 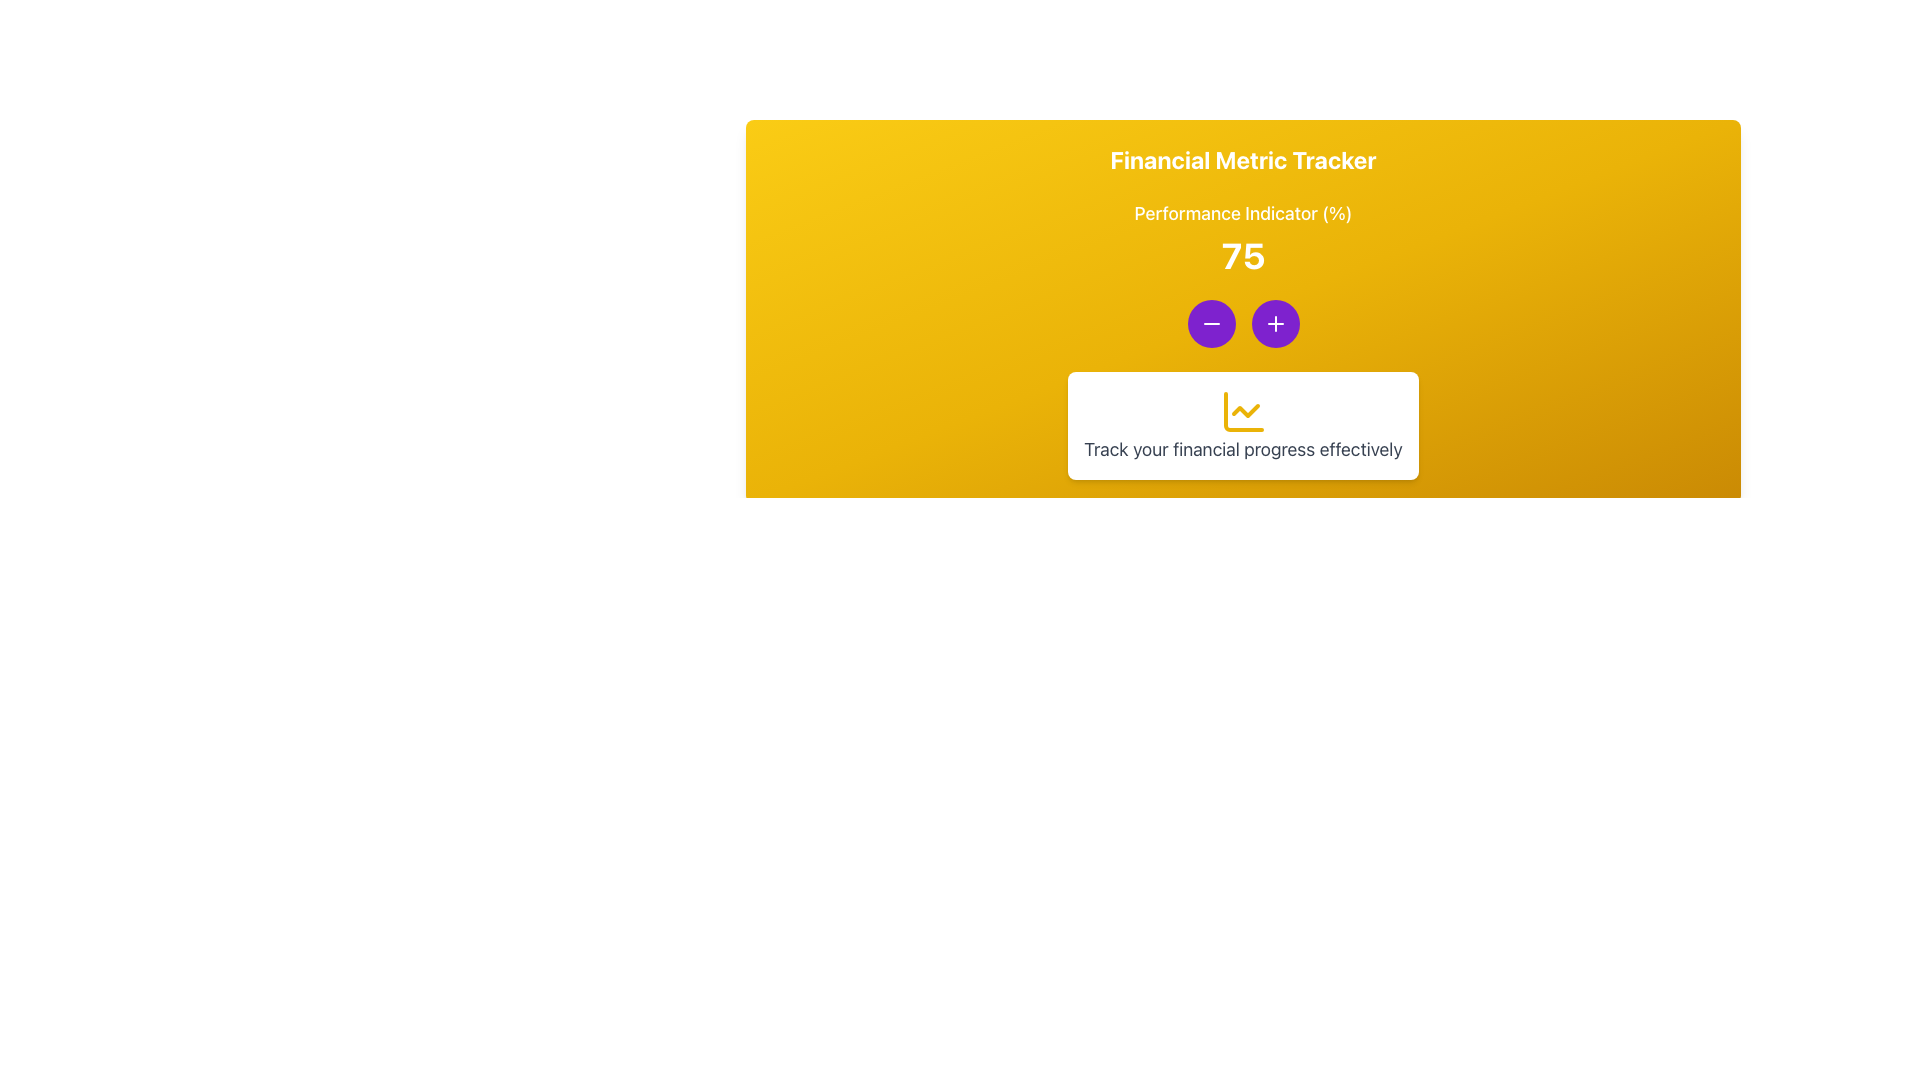 I want to click on the vector graphic representing a line chart or trend symbol located within the lower central area of the interface, below the 'Financial Metric Tracker' heading and the '75' percentage indicator, so click(x=1242, y=411).